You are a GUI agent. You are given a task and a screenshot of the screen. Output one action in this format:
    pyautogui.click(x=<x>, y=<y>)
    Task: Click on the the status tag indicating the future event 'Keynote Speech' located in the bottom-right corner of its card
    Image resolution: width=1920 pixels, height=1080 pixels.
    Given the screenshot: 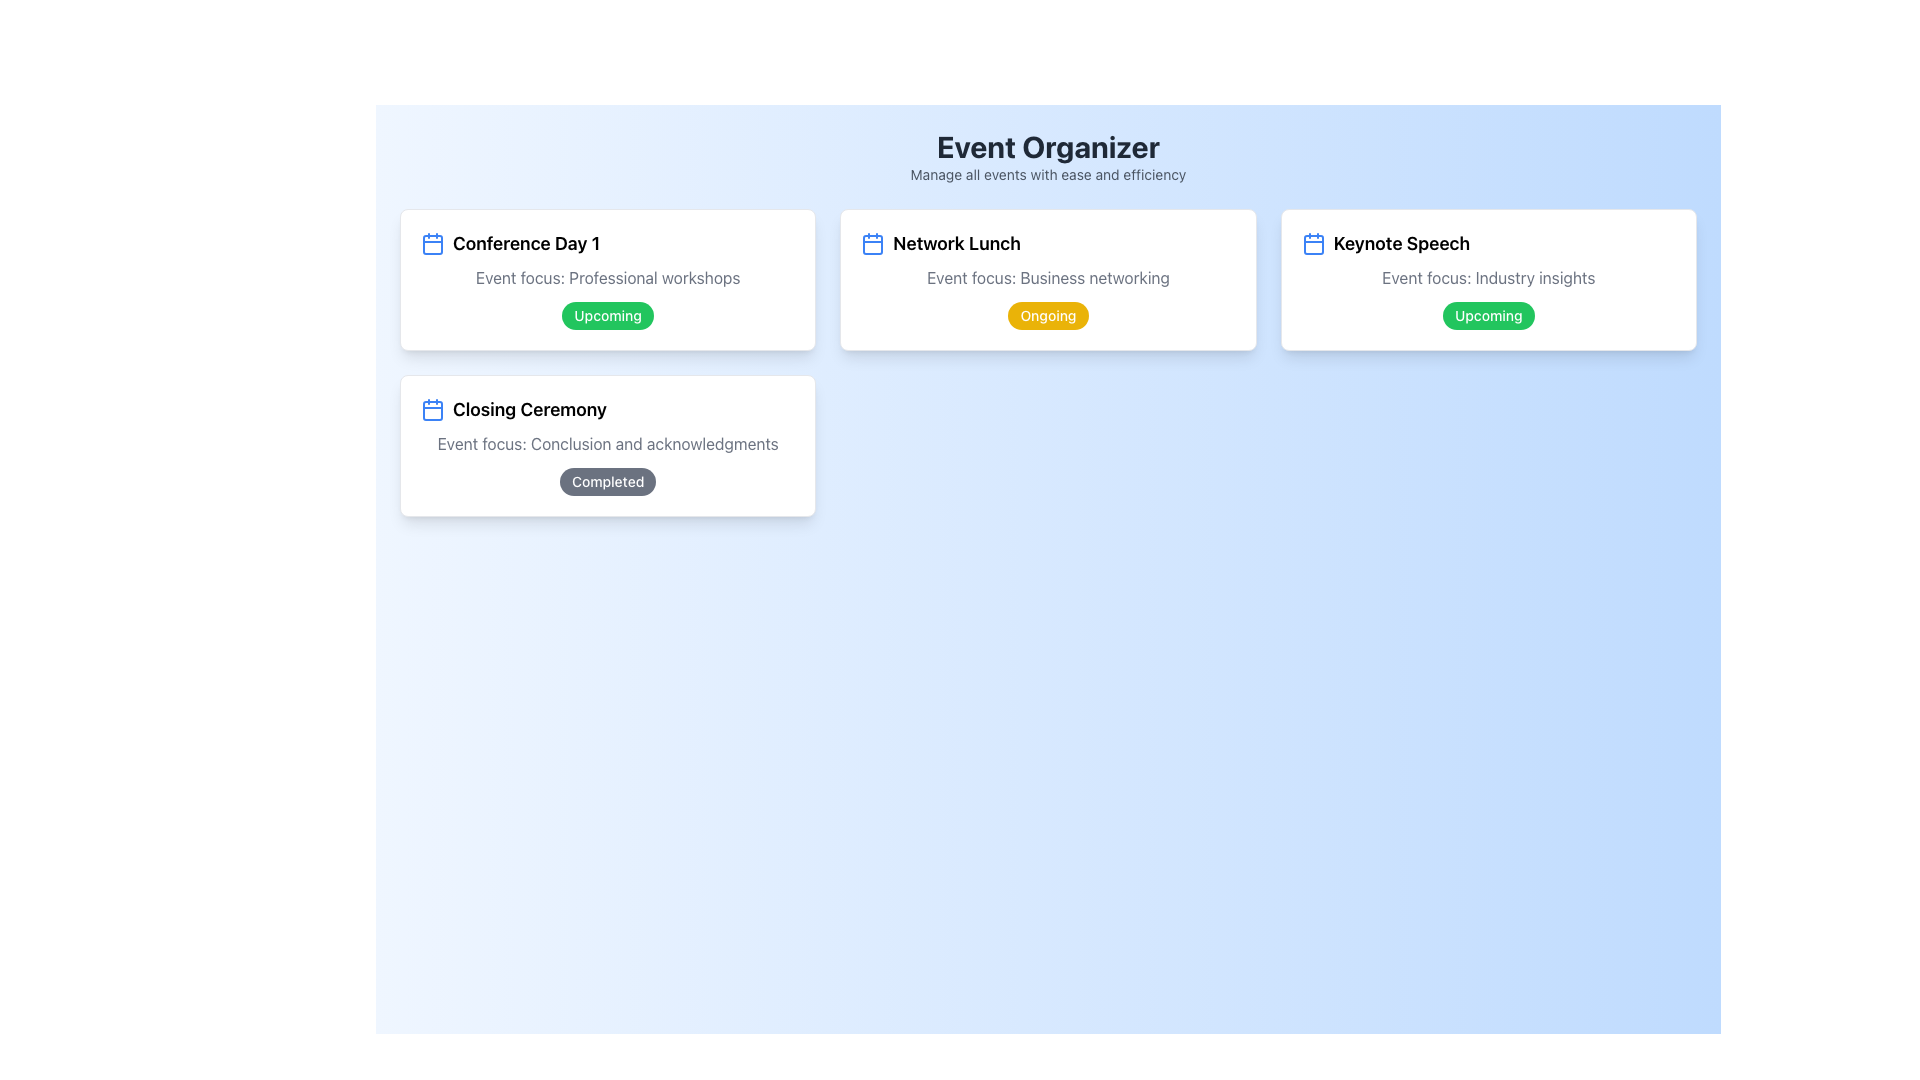 What is the action you would take?
    pyautogui.click(x=1488, y=315)
    